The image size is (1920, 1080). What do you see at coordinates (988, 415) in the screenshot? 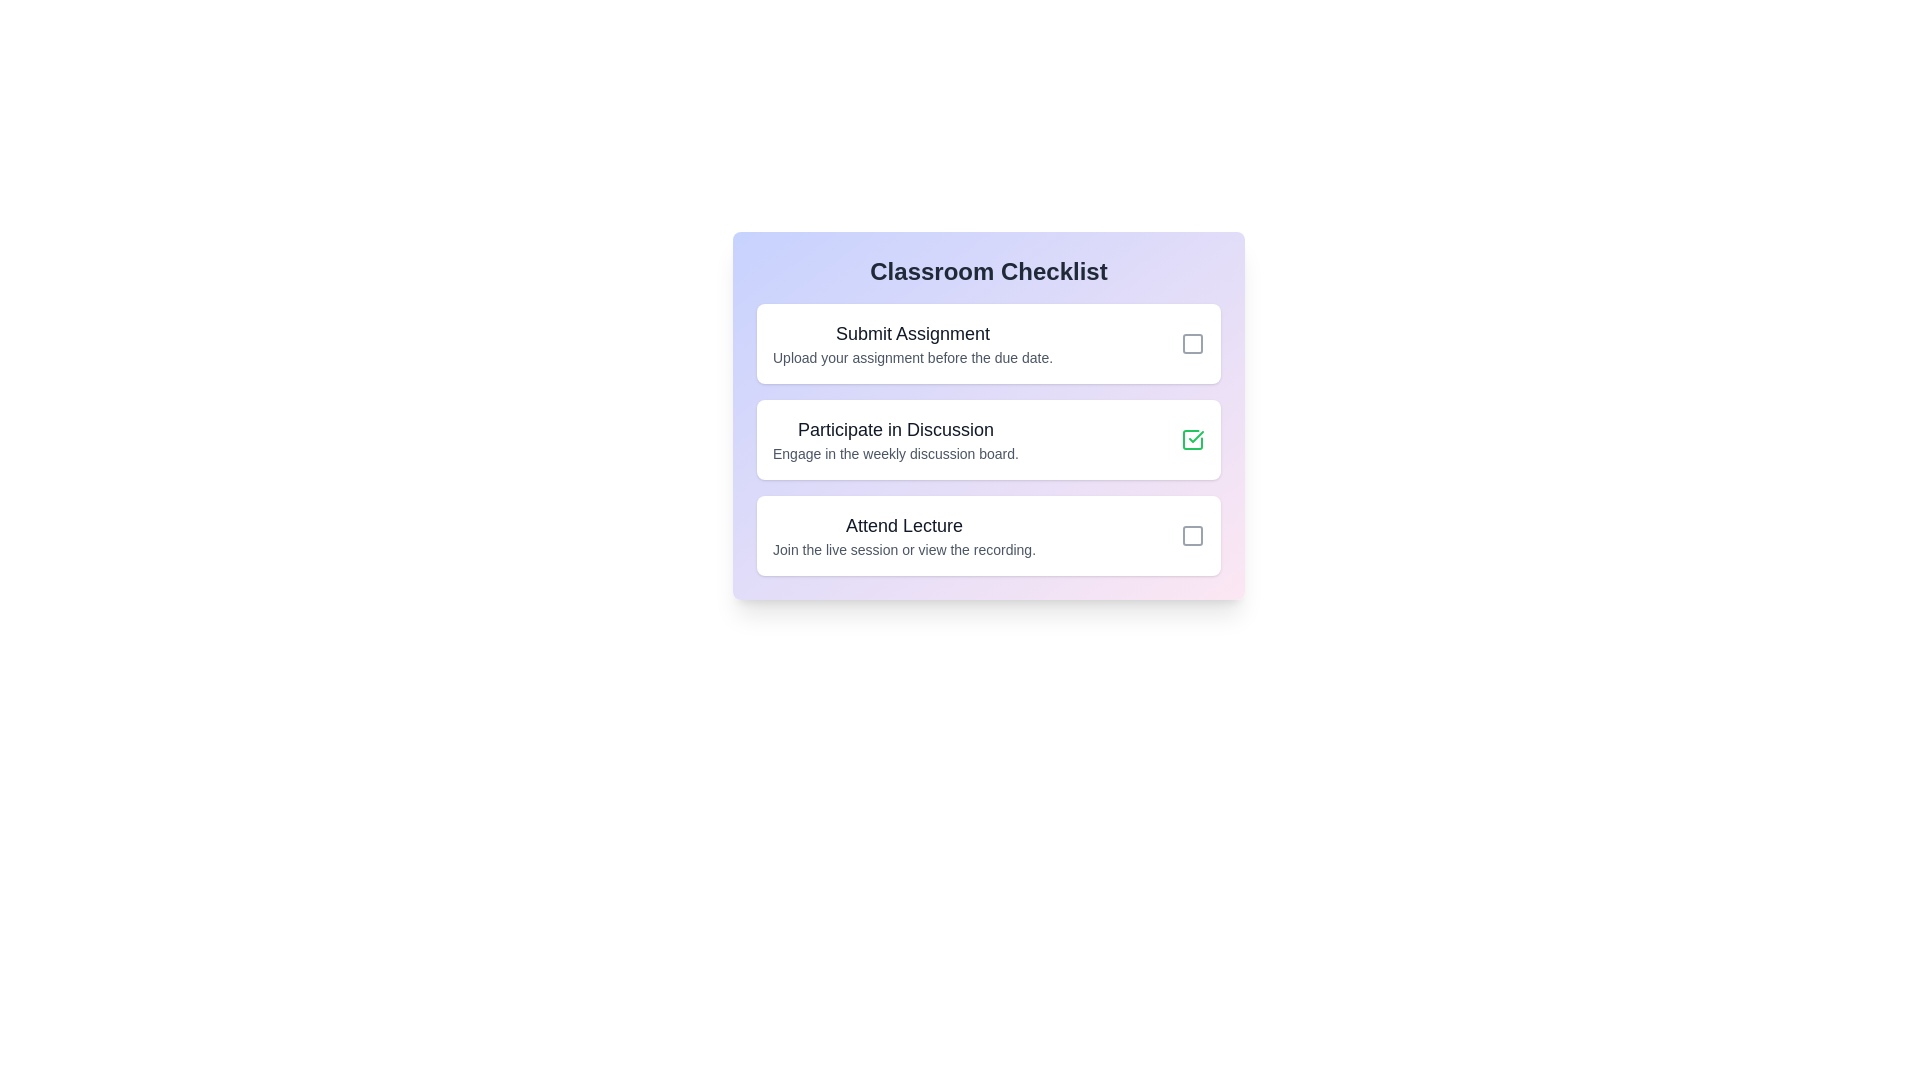
I see `the checkbox of the checklist item titled 'Participate in Discussion'` at bounding box center [988, 415].